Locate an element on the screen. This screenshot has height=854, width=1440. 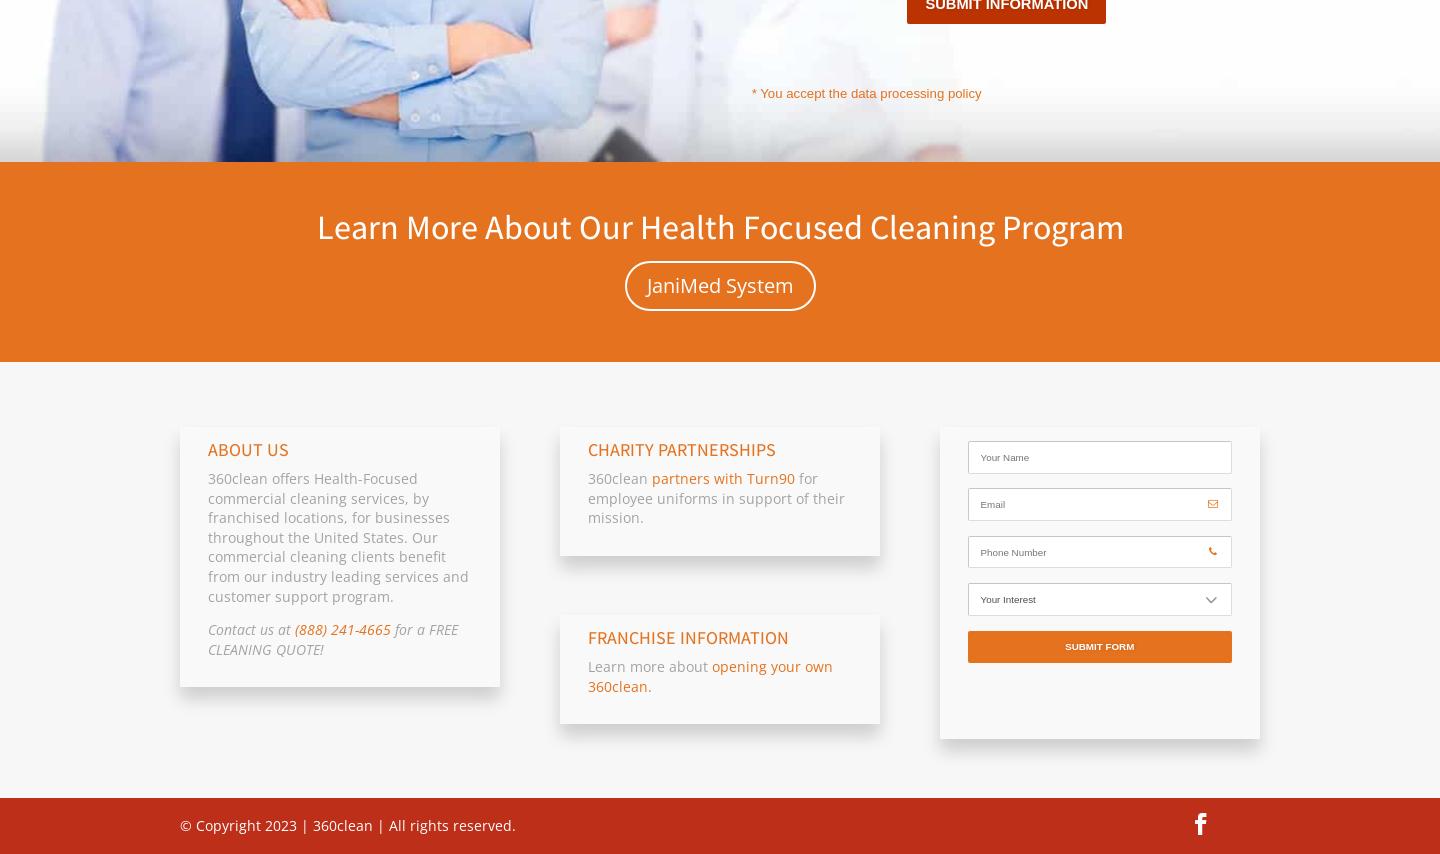
'FRANCHISE INFORMATION' is located at coordinates (687, 636).